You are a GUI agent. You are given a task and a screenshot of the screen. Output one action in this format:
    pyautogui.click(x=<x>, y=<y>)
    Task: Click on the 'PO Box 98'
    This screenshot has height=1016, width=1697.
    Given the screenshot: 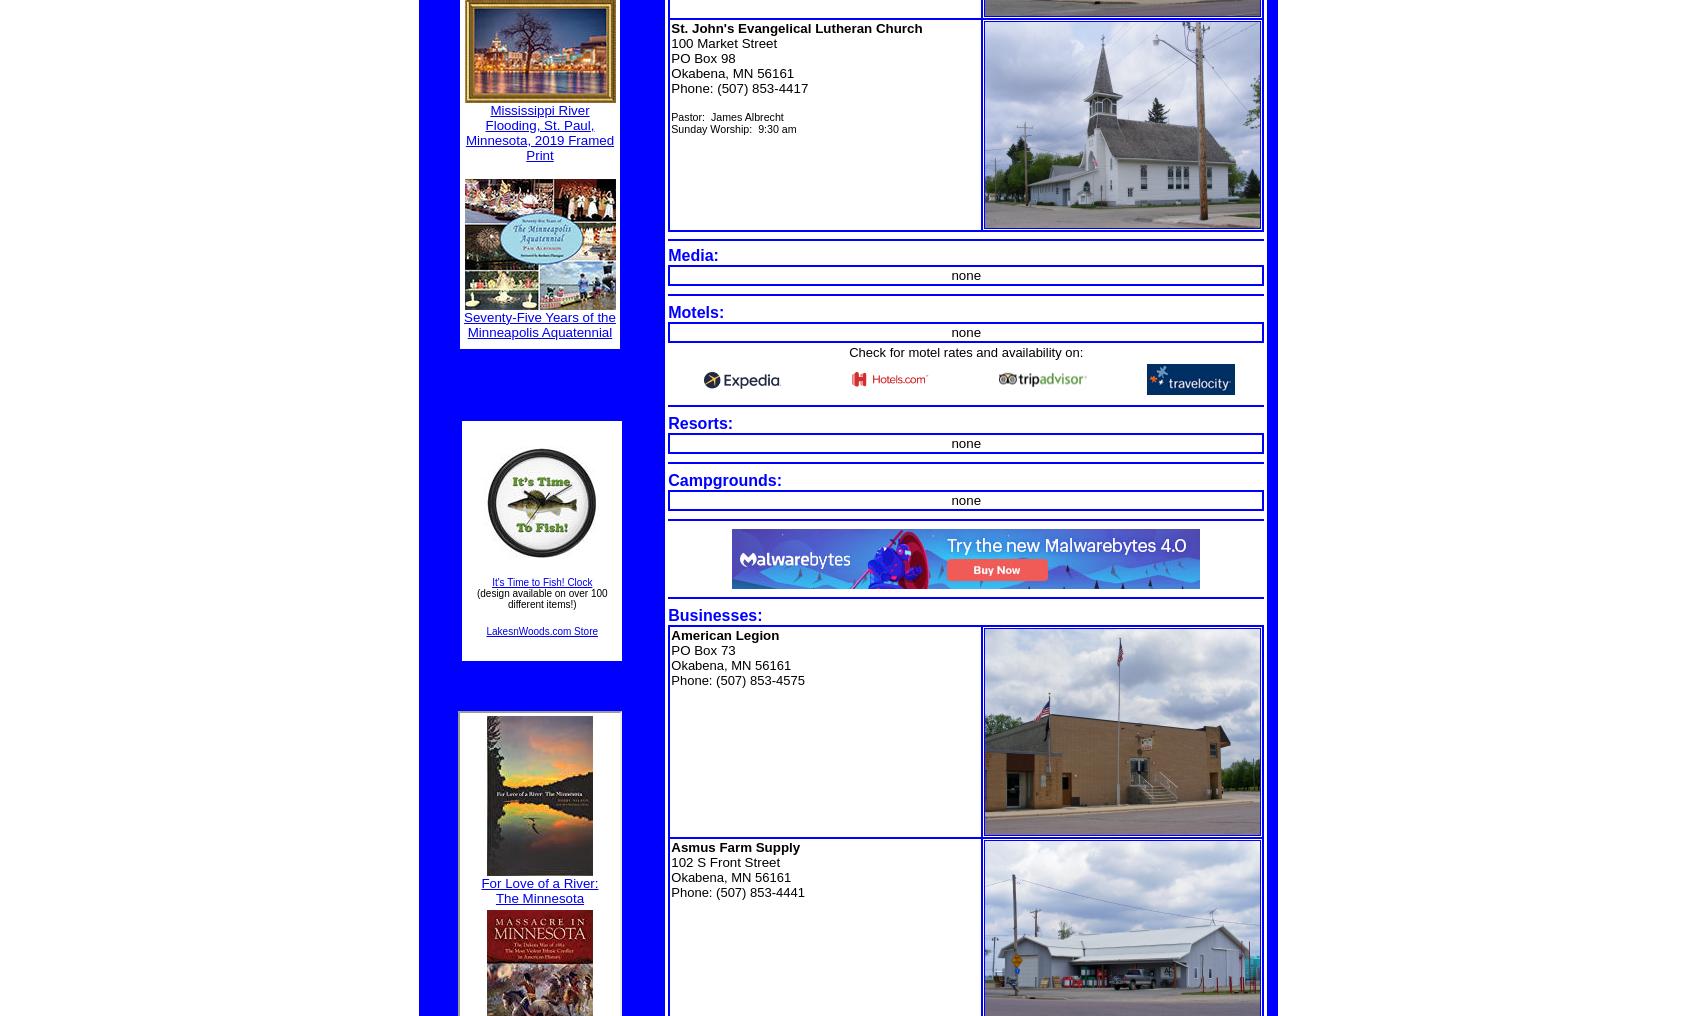 What is the action you would take?
    pyautogui.click(x=702, y=57)
    